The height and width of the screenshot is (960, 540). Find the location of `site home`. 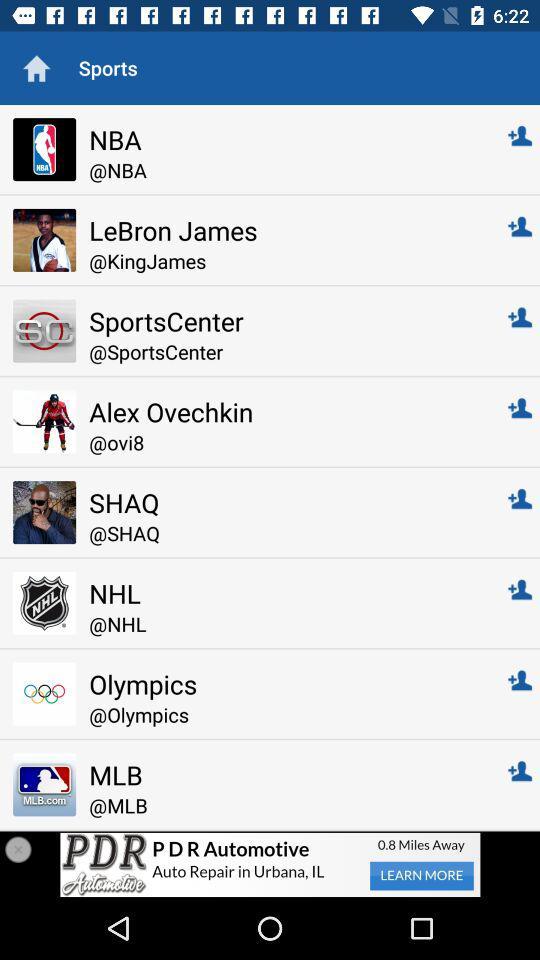

site home is located at coordinates (36, 68).